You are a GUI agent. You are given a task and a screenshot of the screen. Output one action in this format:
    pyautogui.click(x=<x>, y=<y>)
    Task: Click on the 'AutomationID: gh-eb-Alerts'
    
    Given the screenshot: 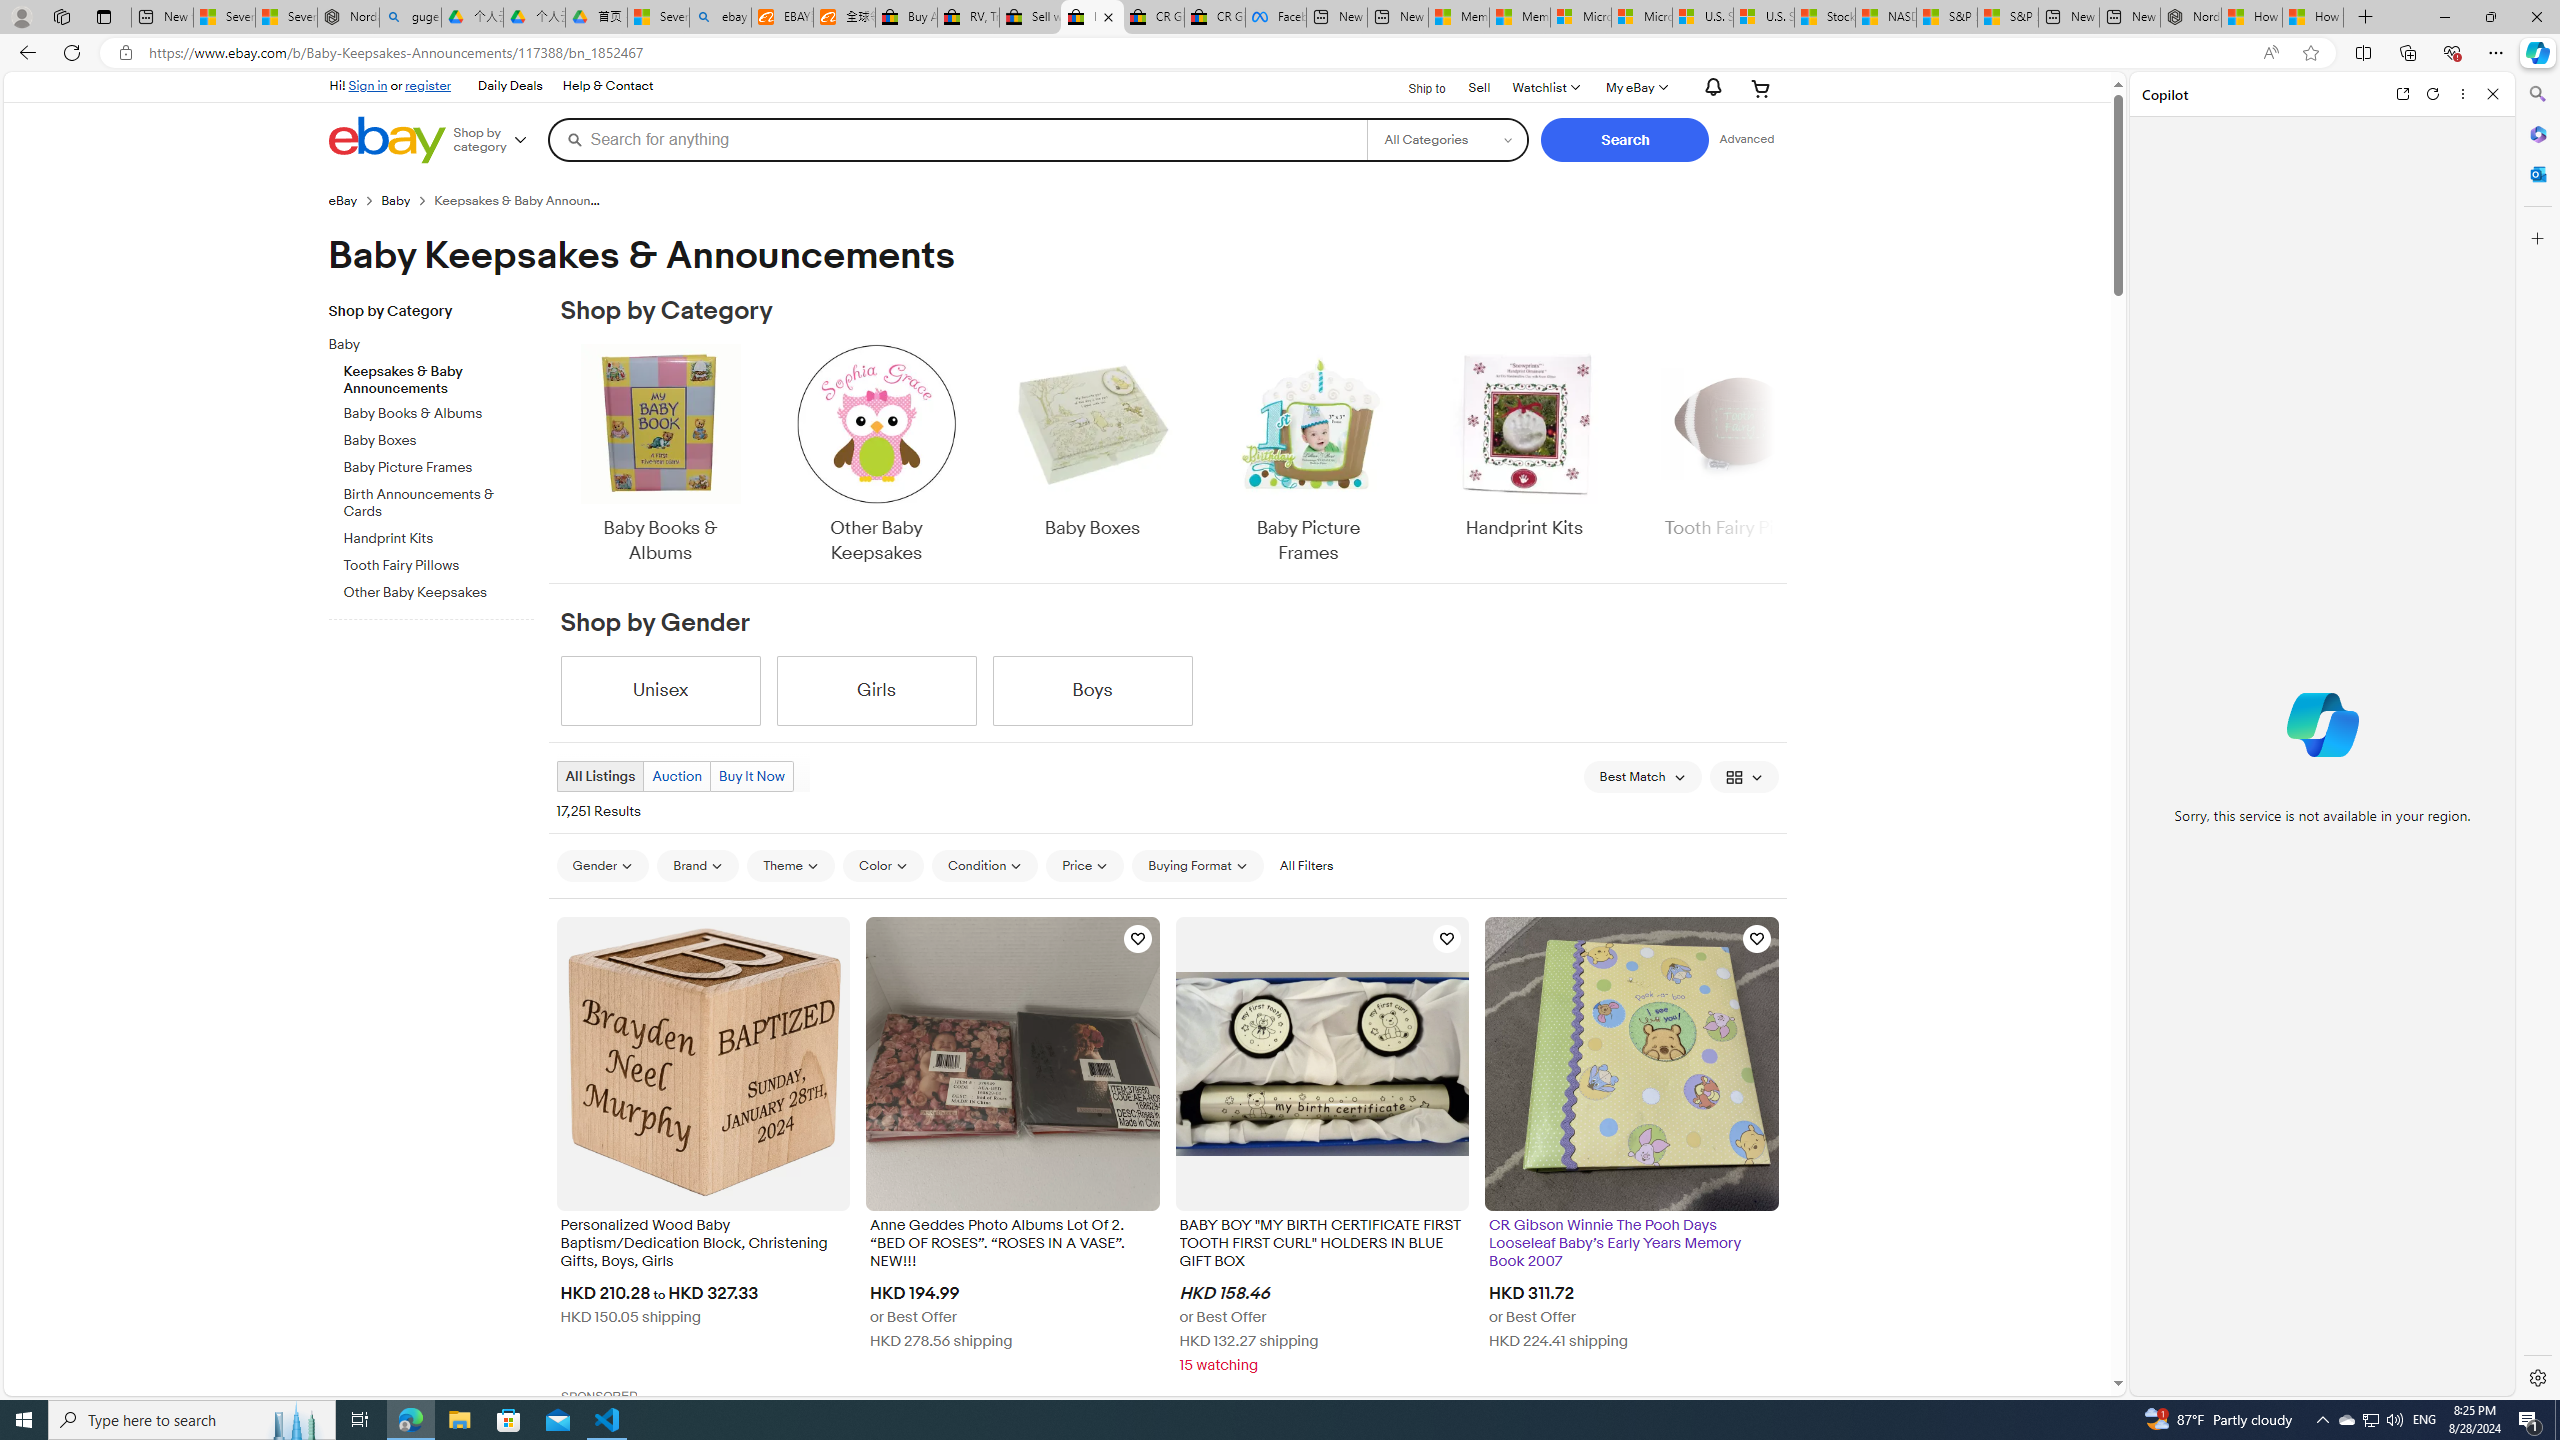 What is the action you would take?
    pyautogui.click(x=1709, y=88)
    